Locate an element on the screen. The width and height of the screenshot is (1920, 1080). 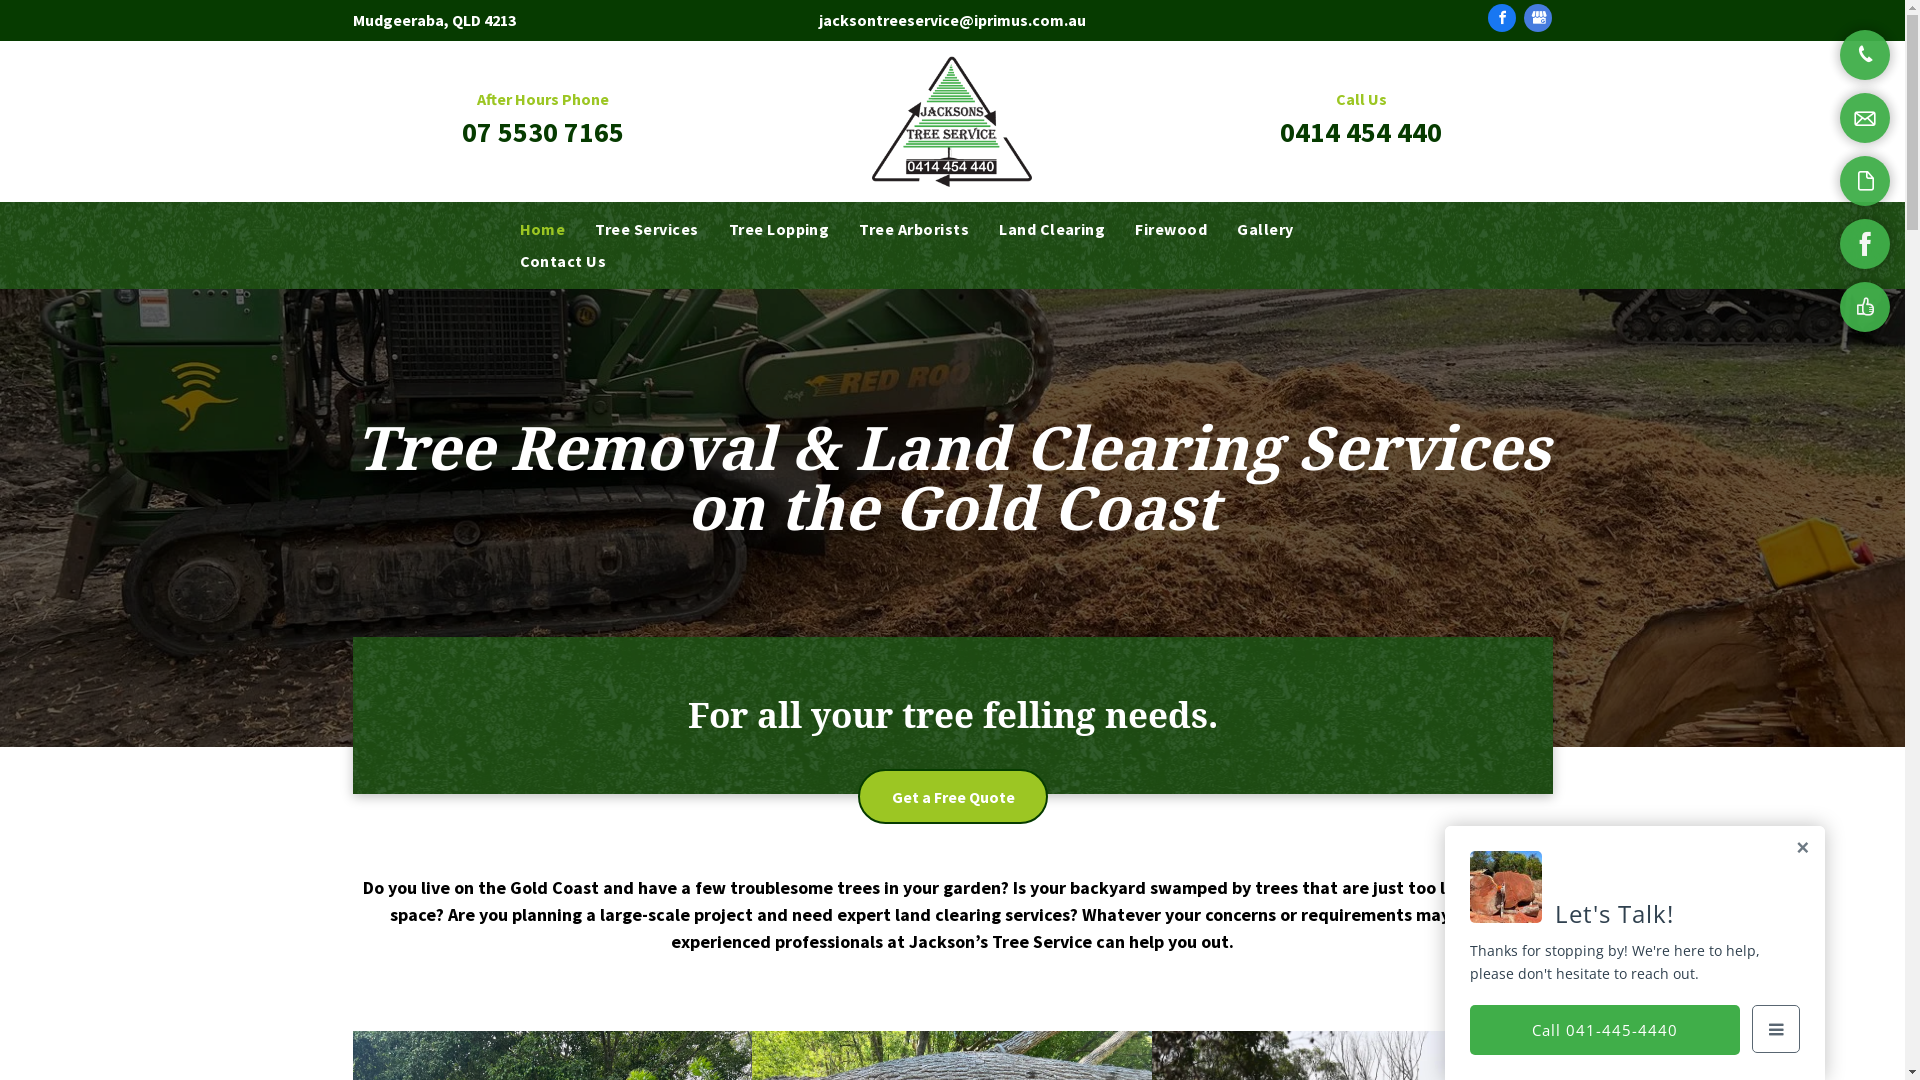
'Get a Free Quote' is located at coordinates (952, 795).